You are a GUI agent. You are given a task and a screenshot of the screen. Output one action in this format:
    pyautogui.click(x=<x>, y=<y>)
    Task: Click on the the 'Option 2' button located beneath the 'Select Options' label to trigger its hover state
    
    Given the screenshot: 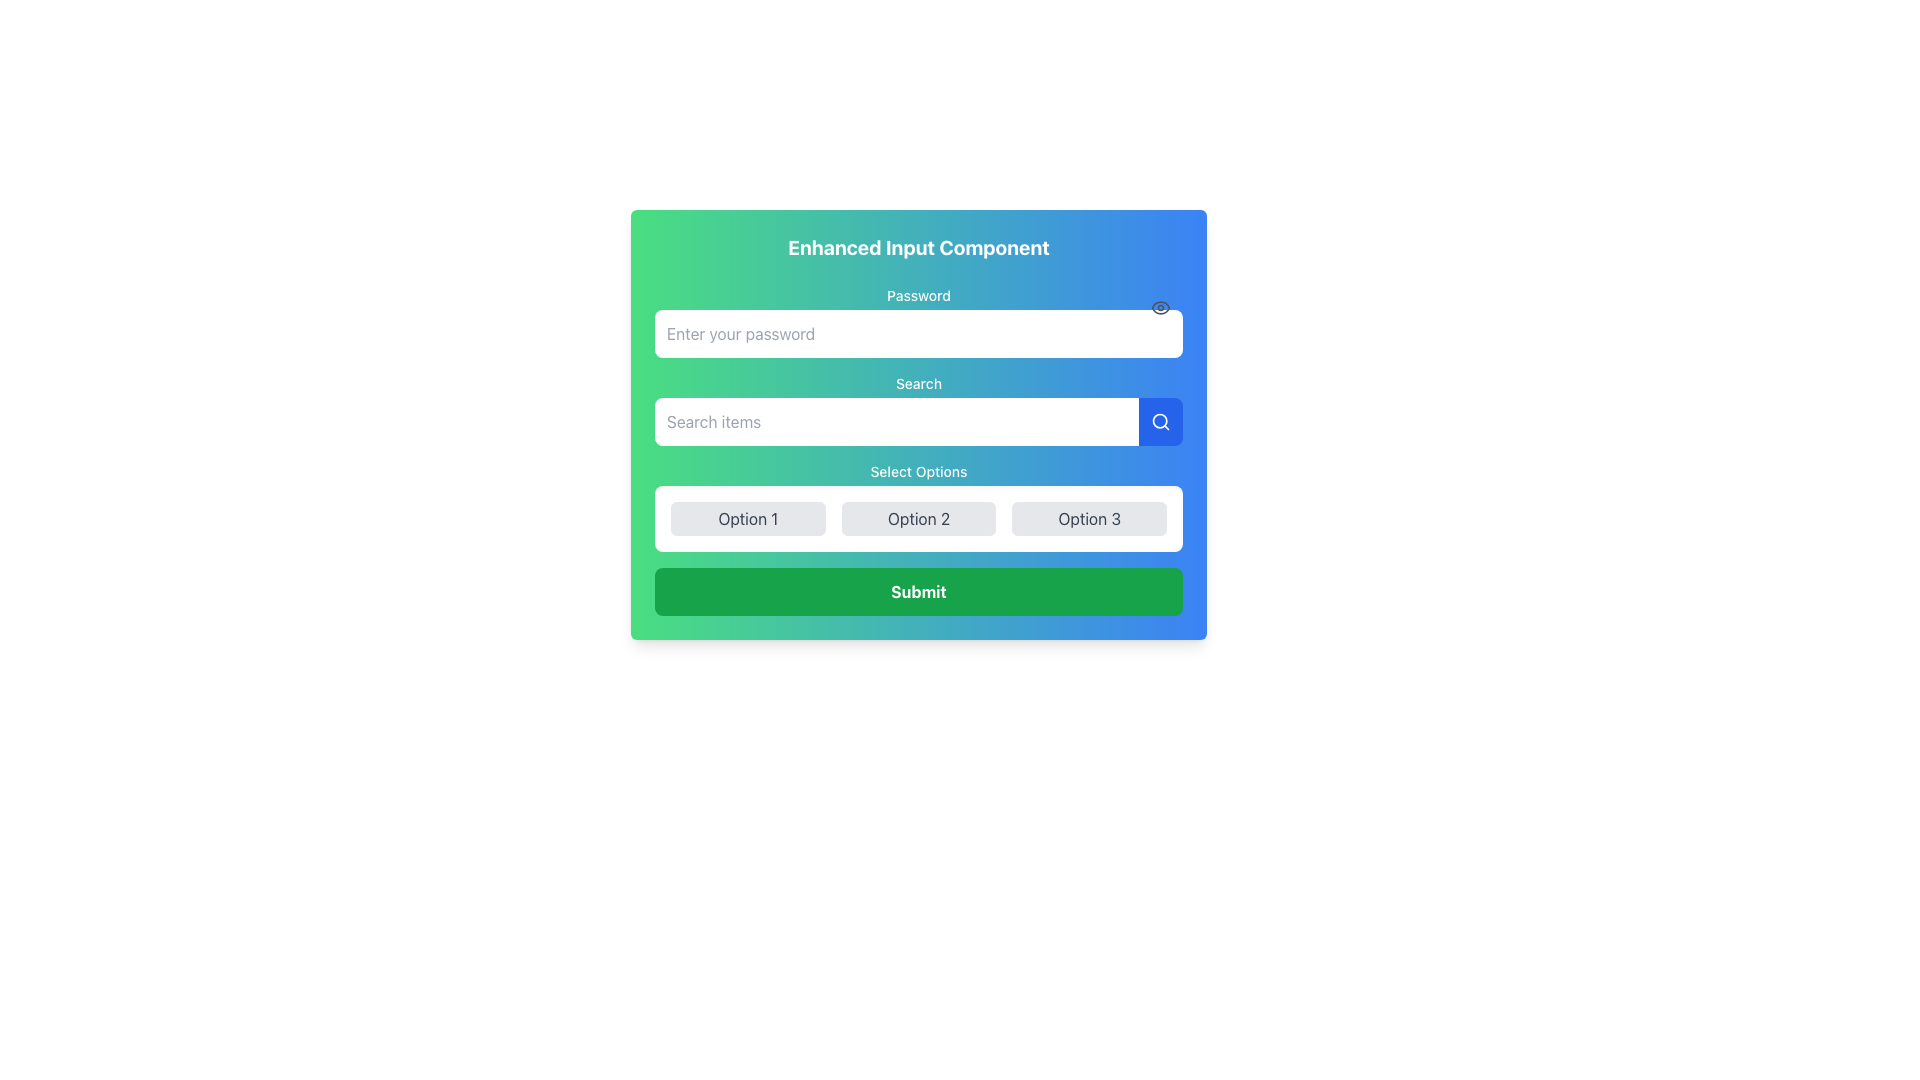 What is the action you would take?
    pyautogui.click(x=917, y=518)
    